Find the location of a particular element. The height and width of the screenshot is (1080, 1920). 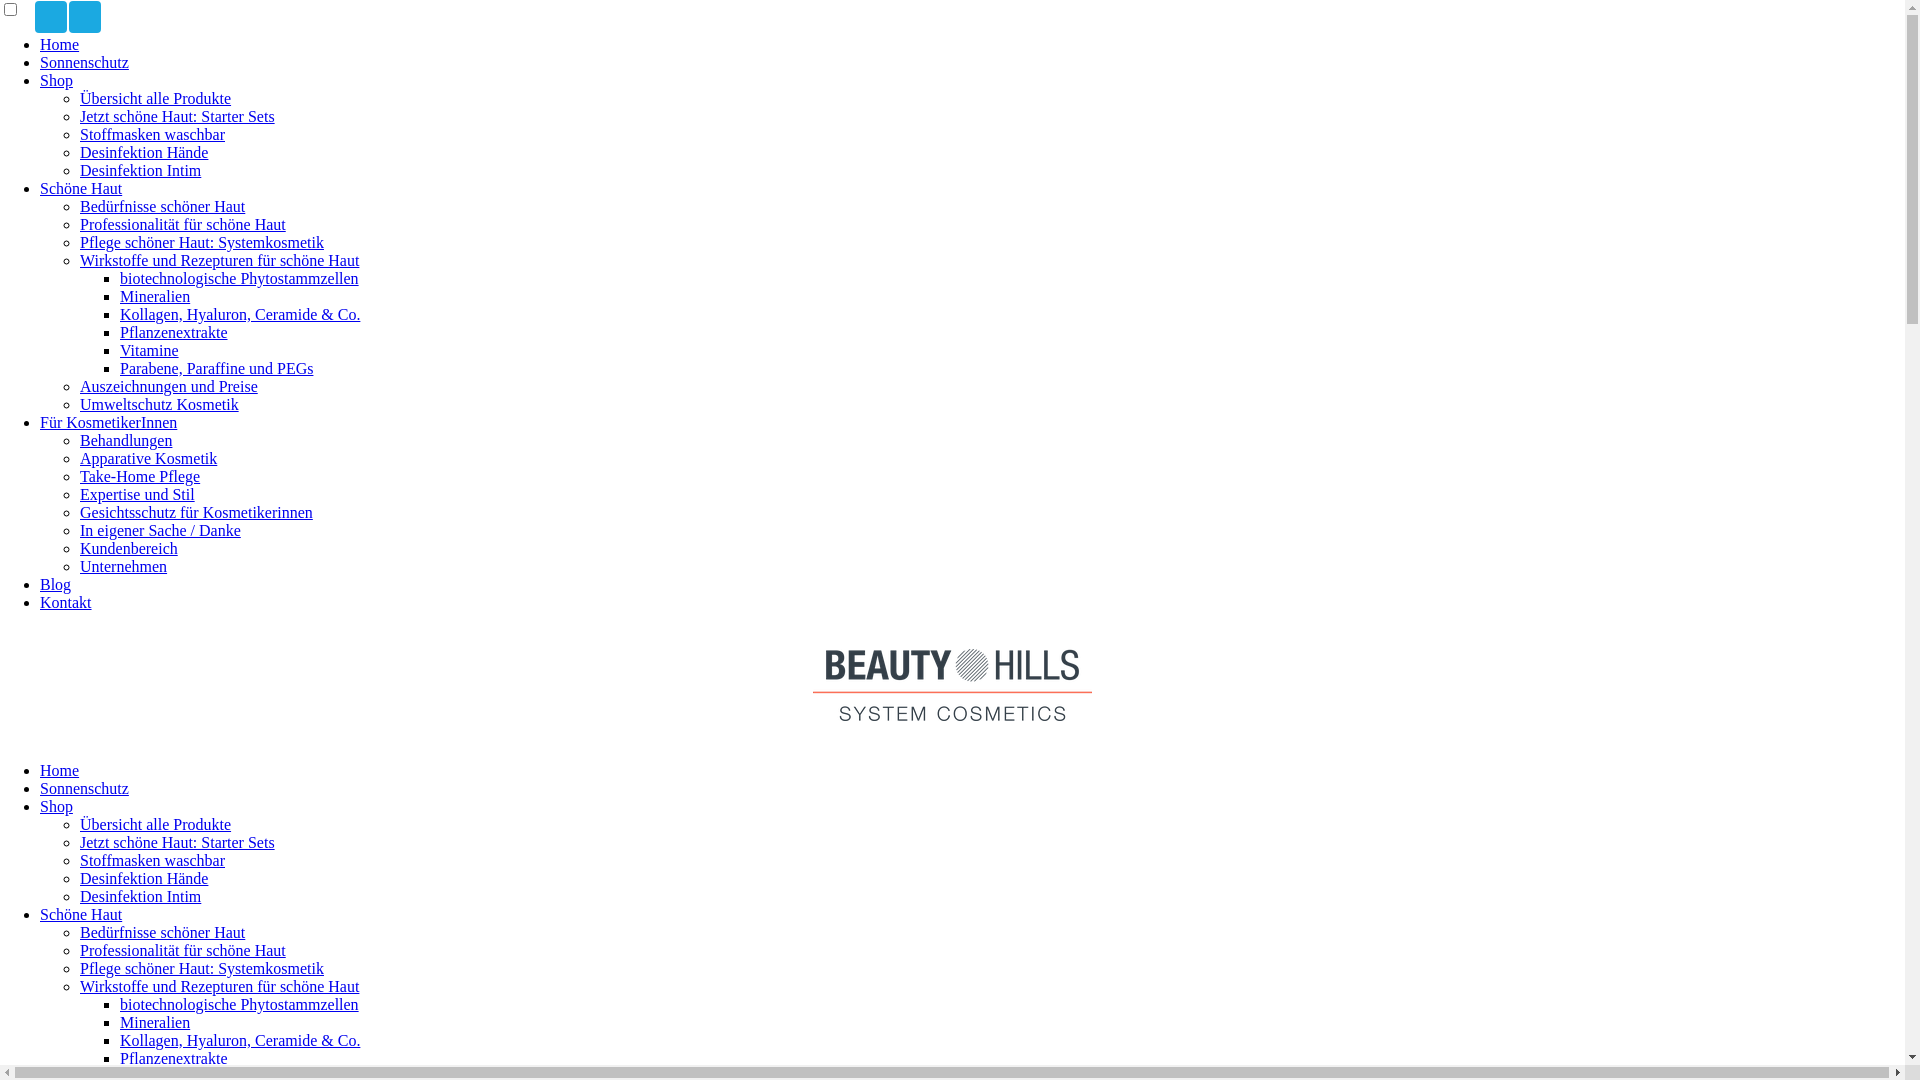

'Pflanzenextrakte' is located at coordinates (173, 331).